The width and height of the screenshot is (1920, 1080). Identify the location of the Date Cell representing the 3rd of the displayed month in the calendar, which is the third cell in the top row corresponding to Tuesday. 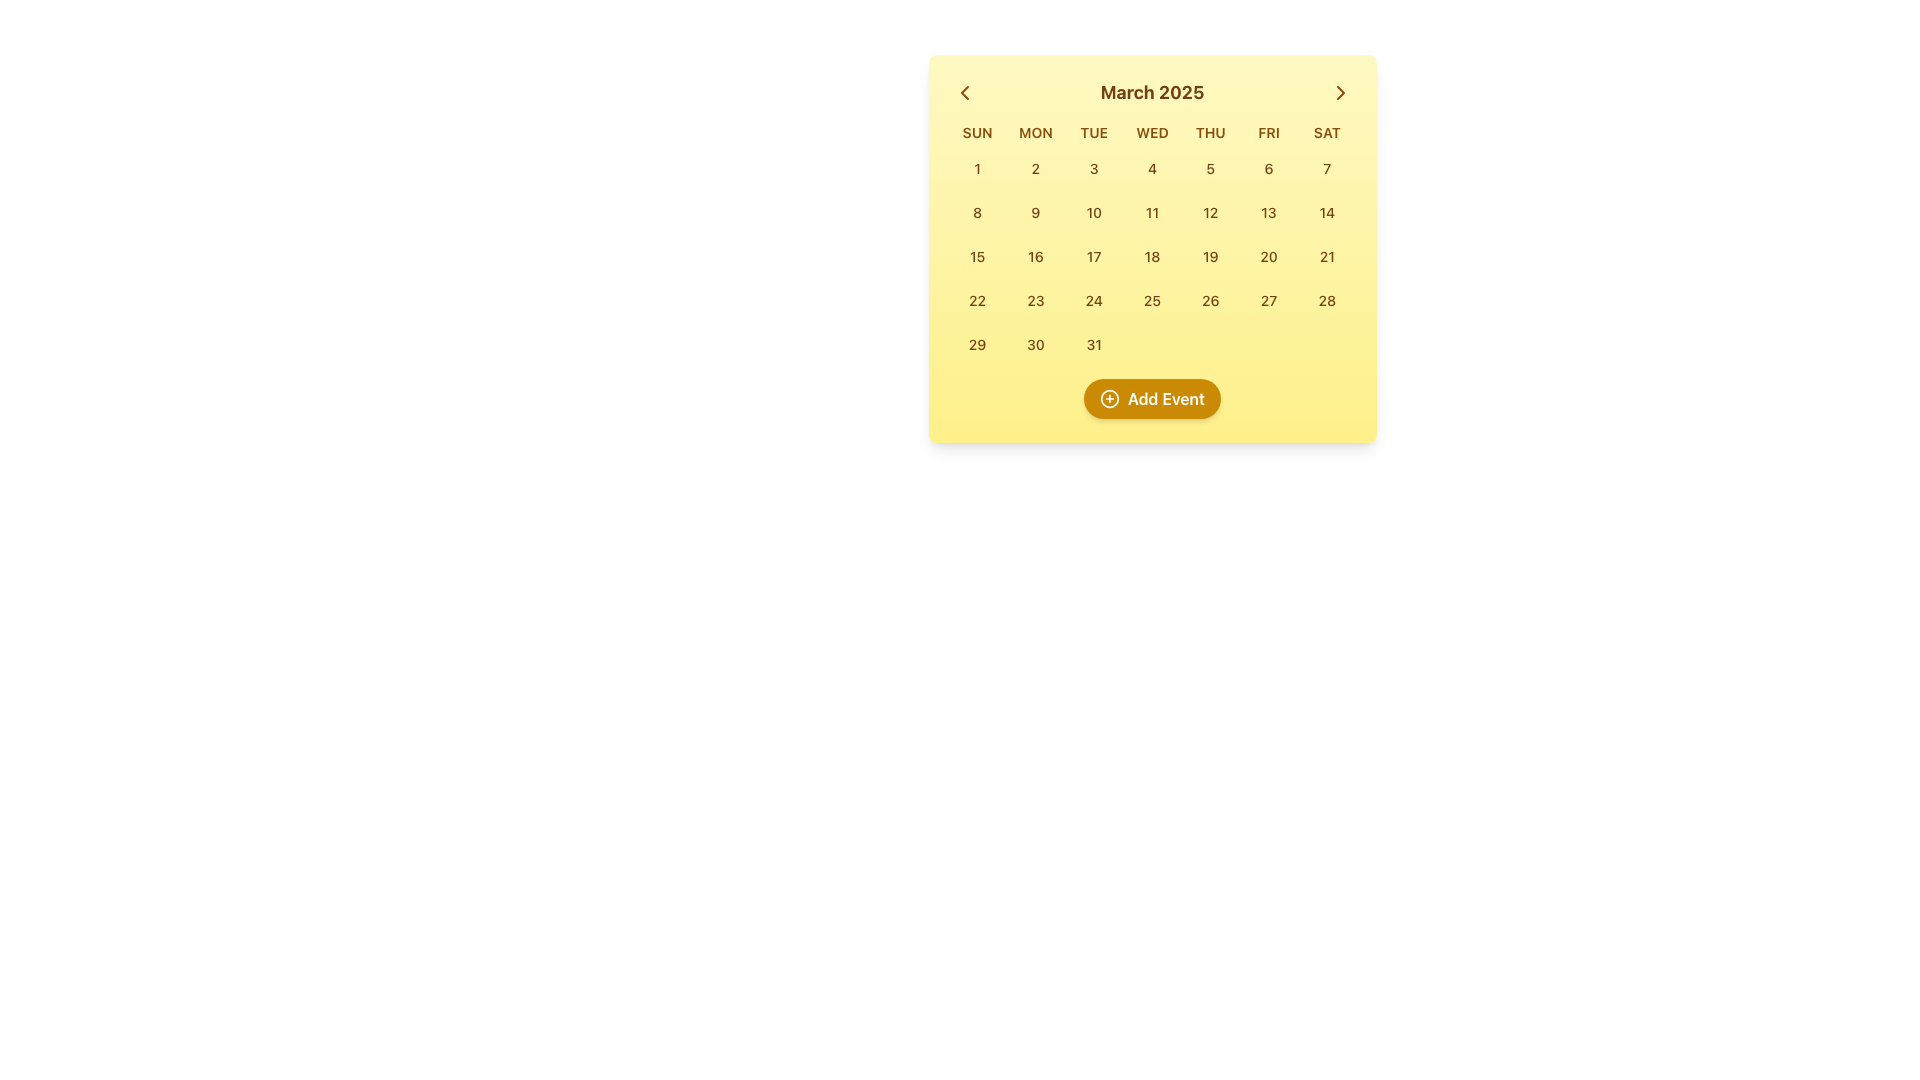
(1093, 168).